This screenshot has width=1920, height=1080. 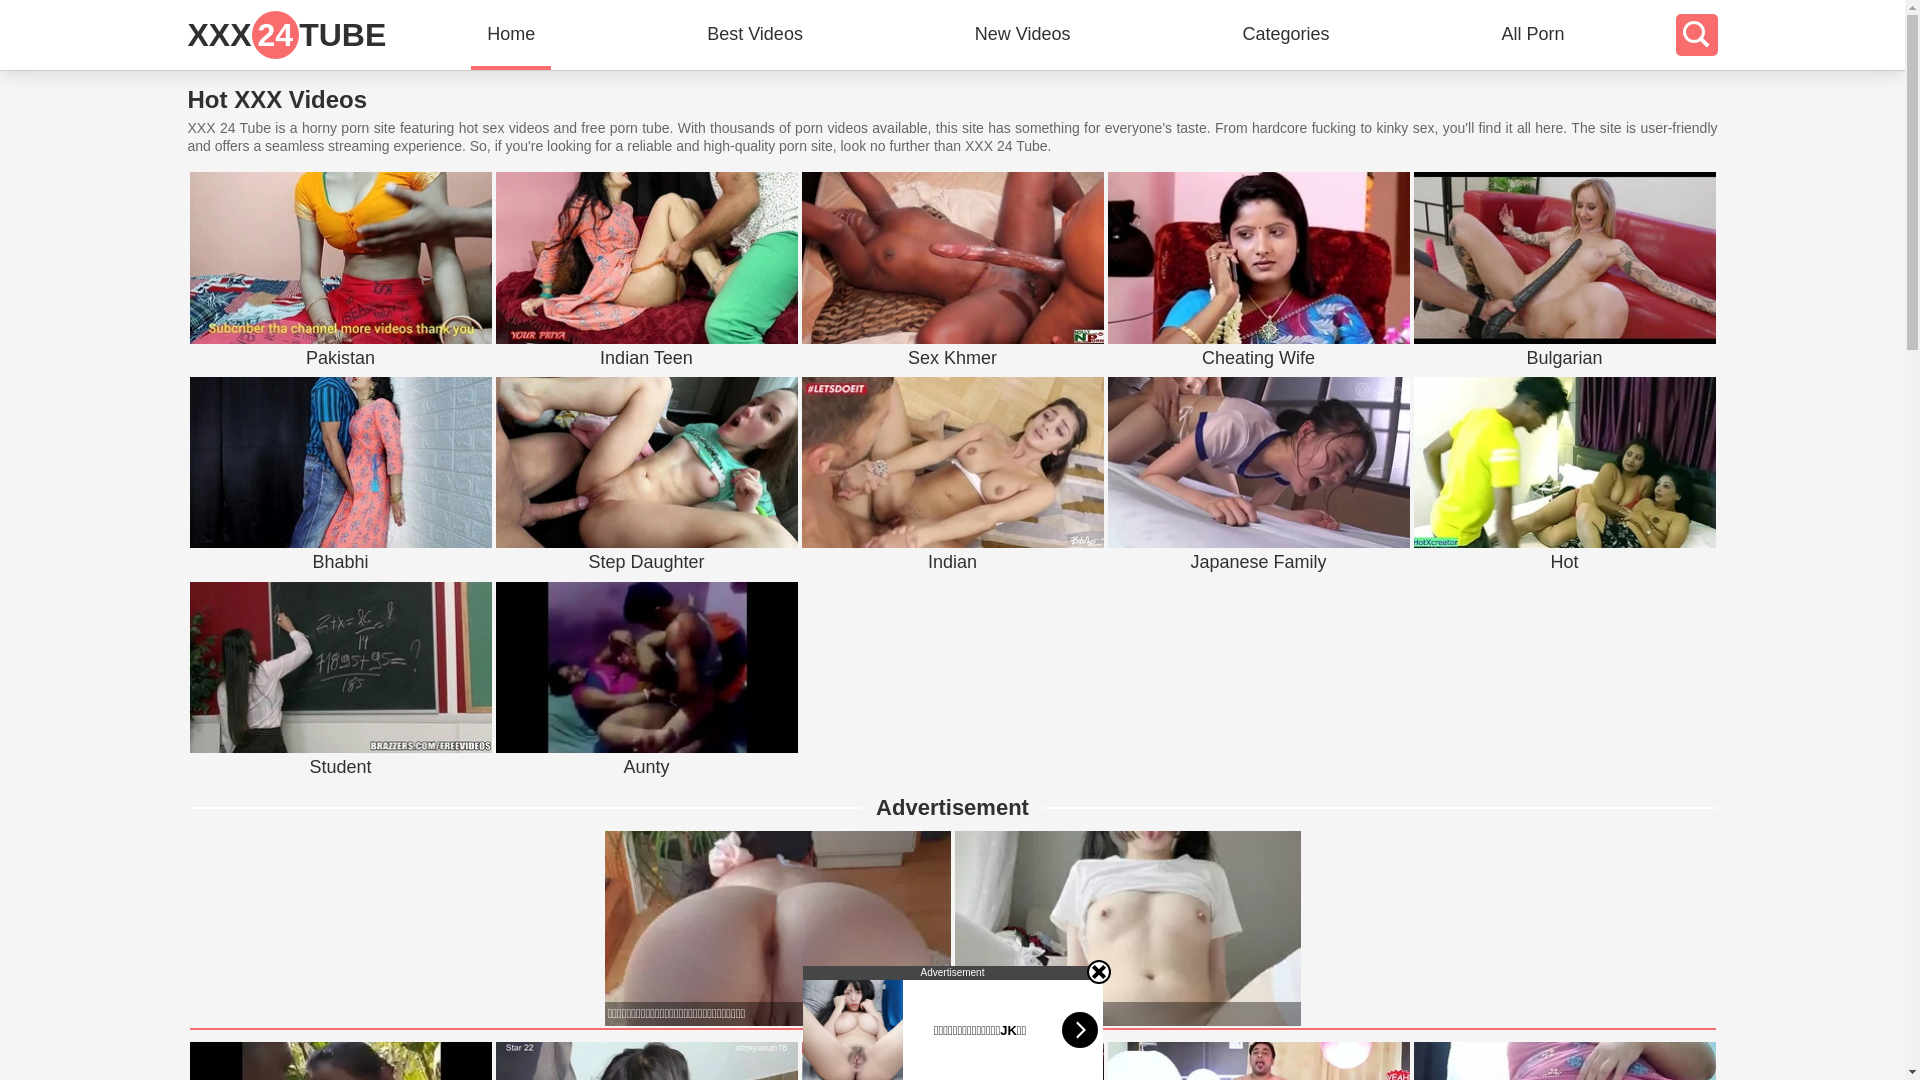 What do you see at coordinates (286, 34) in the screenshot?
I see `'XXX24TUBE'` at bounding box center [286, 34].